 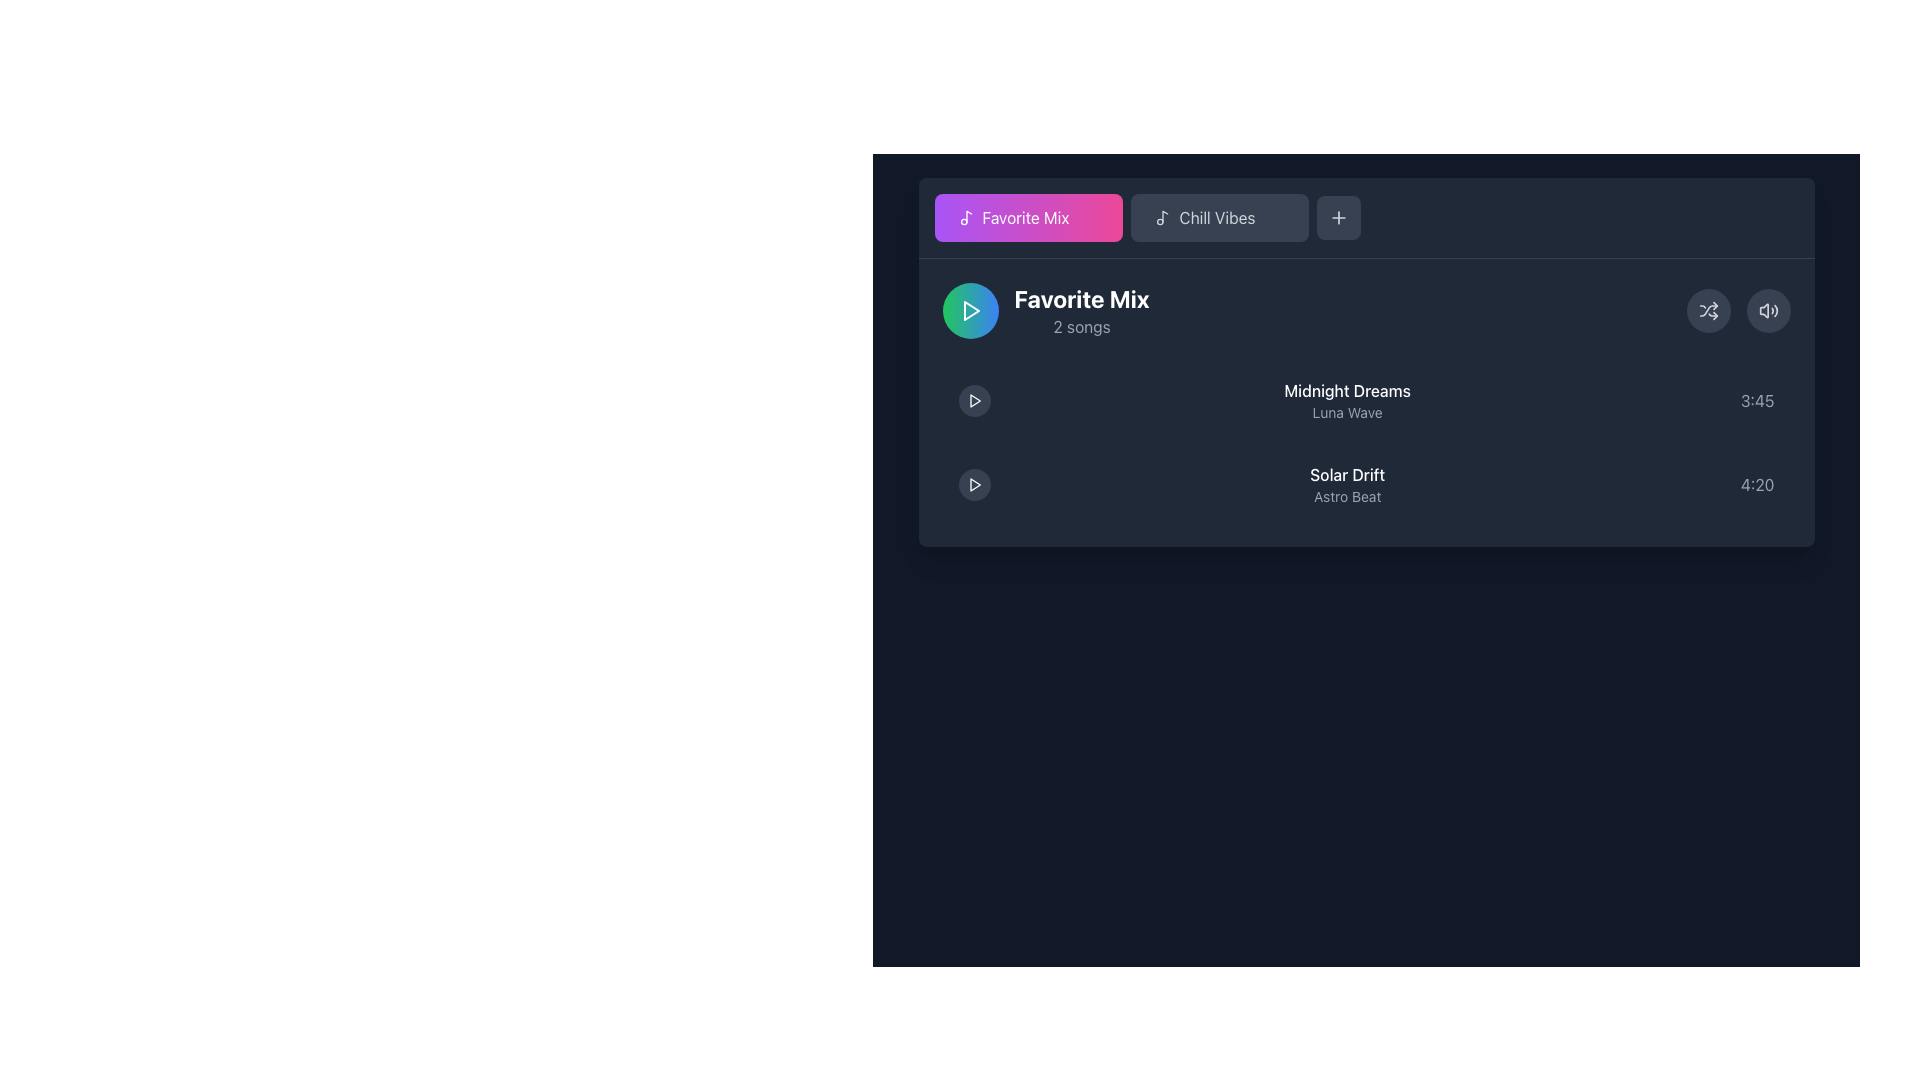 I want to click on the 'Chill Vibes' button, which is the second navigation button in the series at the top of the interface, so click(x=1216, y=218).